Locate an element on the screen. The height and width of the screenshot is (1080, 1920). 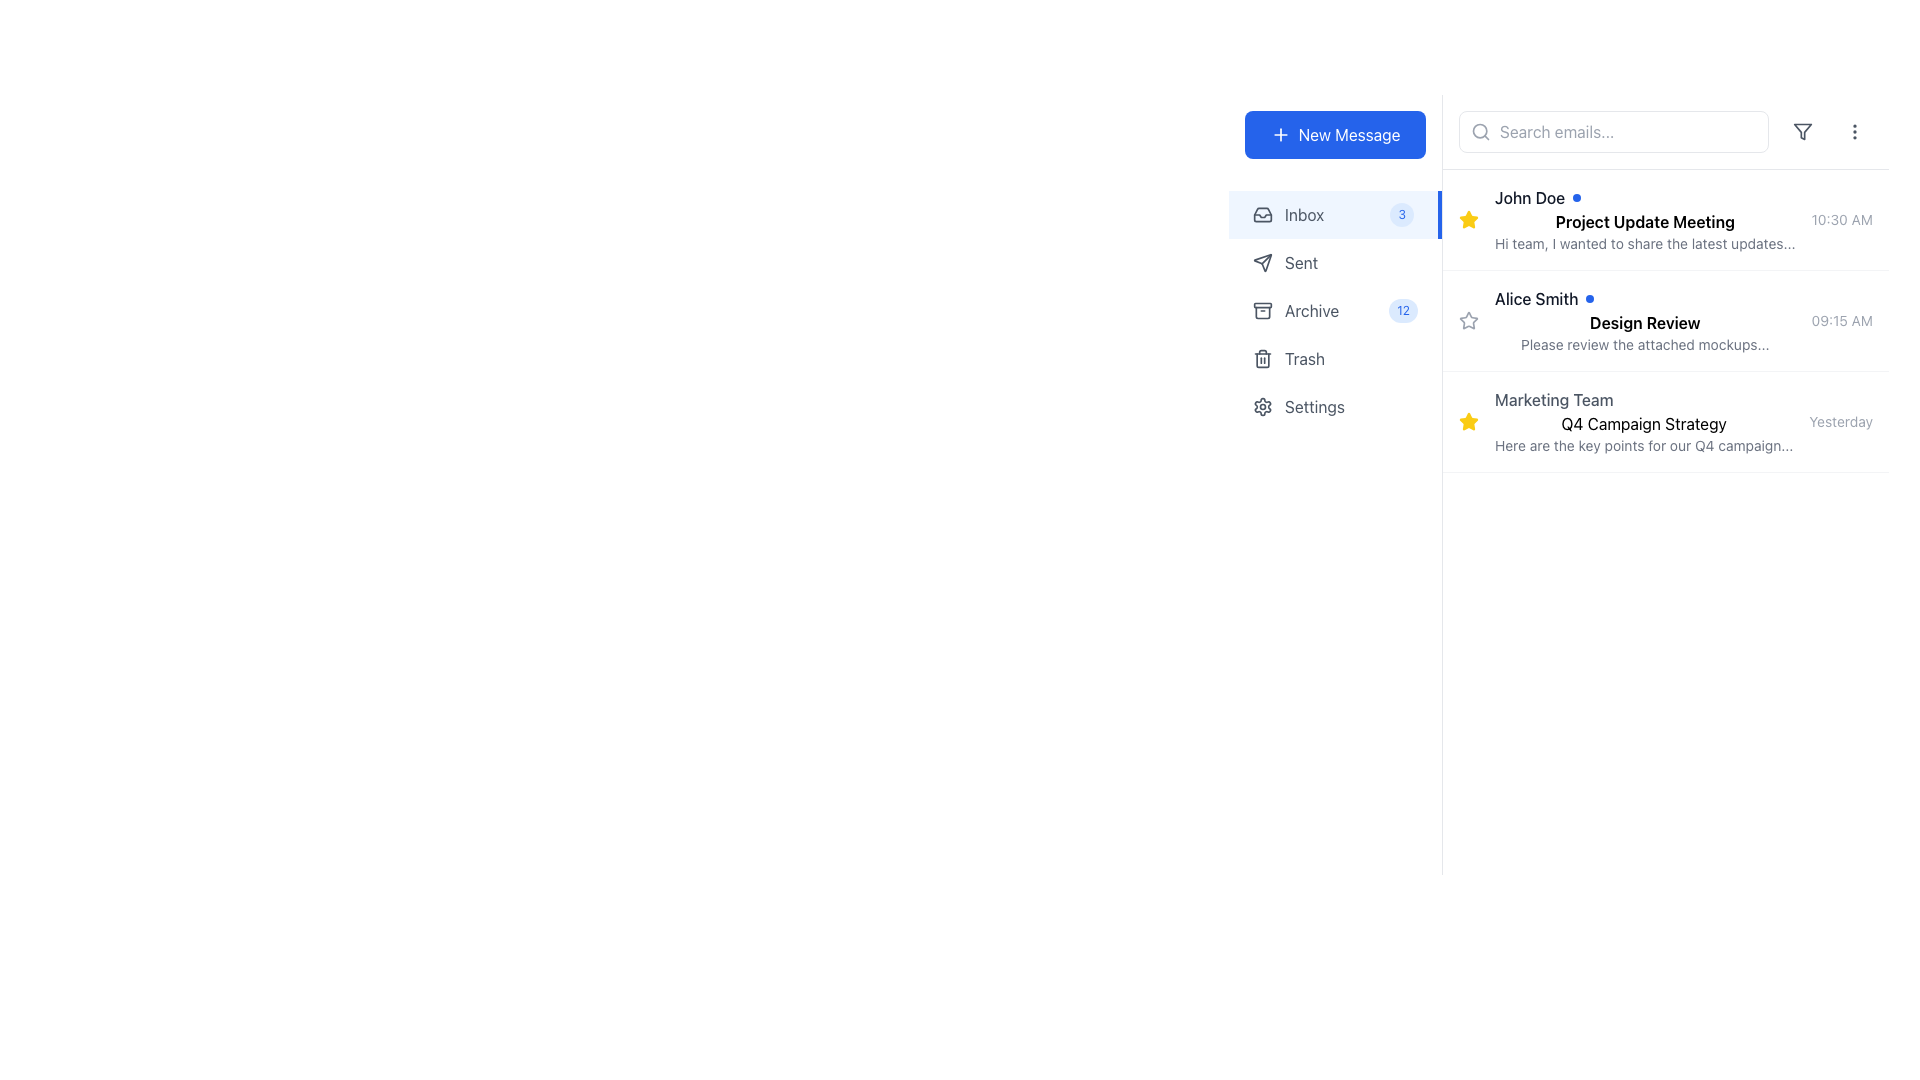
the topmost email preview list item, which provides a quick overview of the email including the sender's name, subject, and snippet of content is located at coordinates (1665, 220).